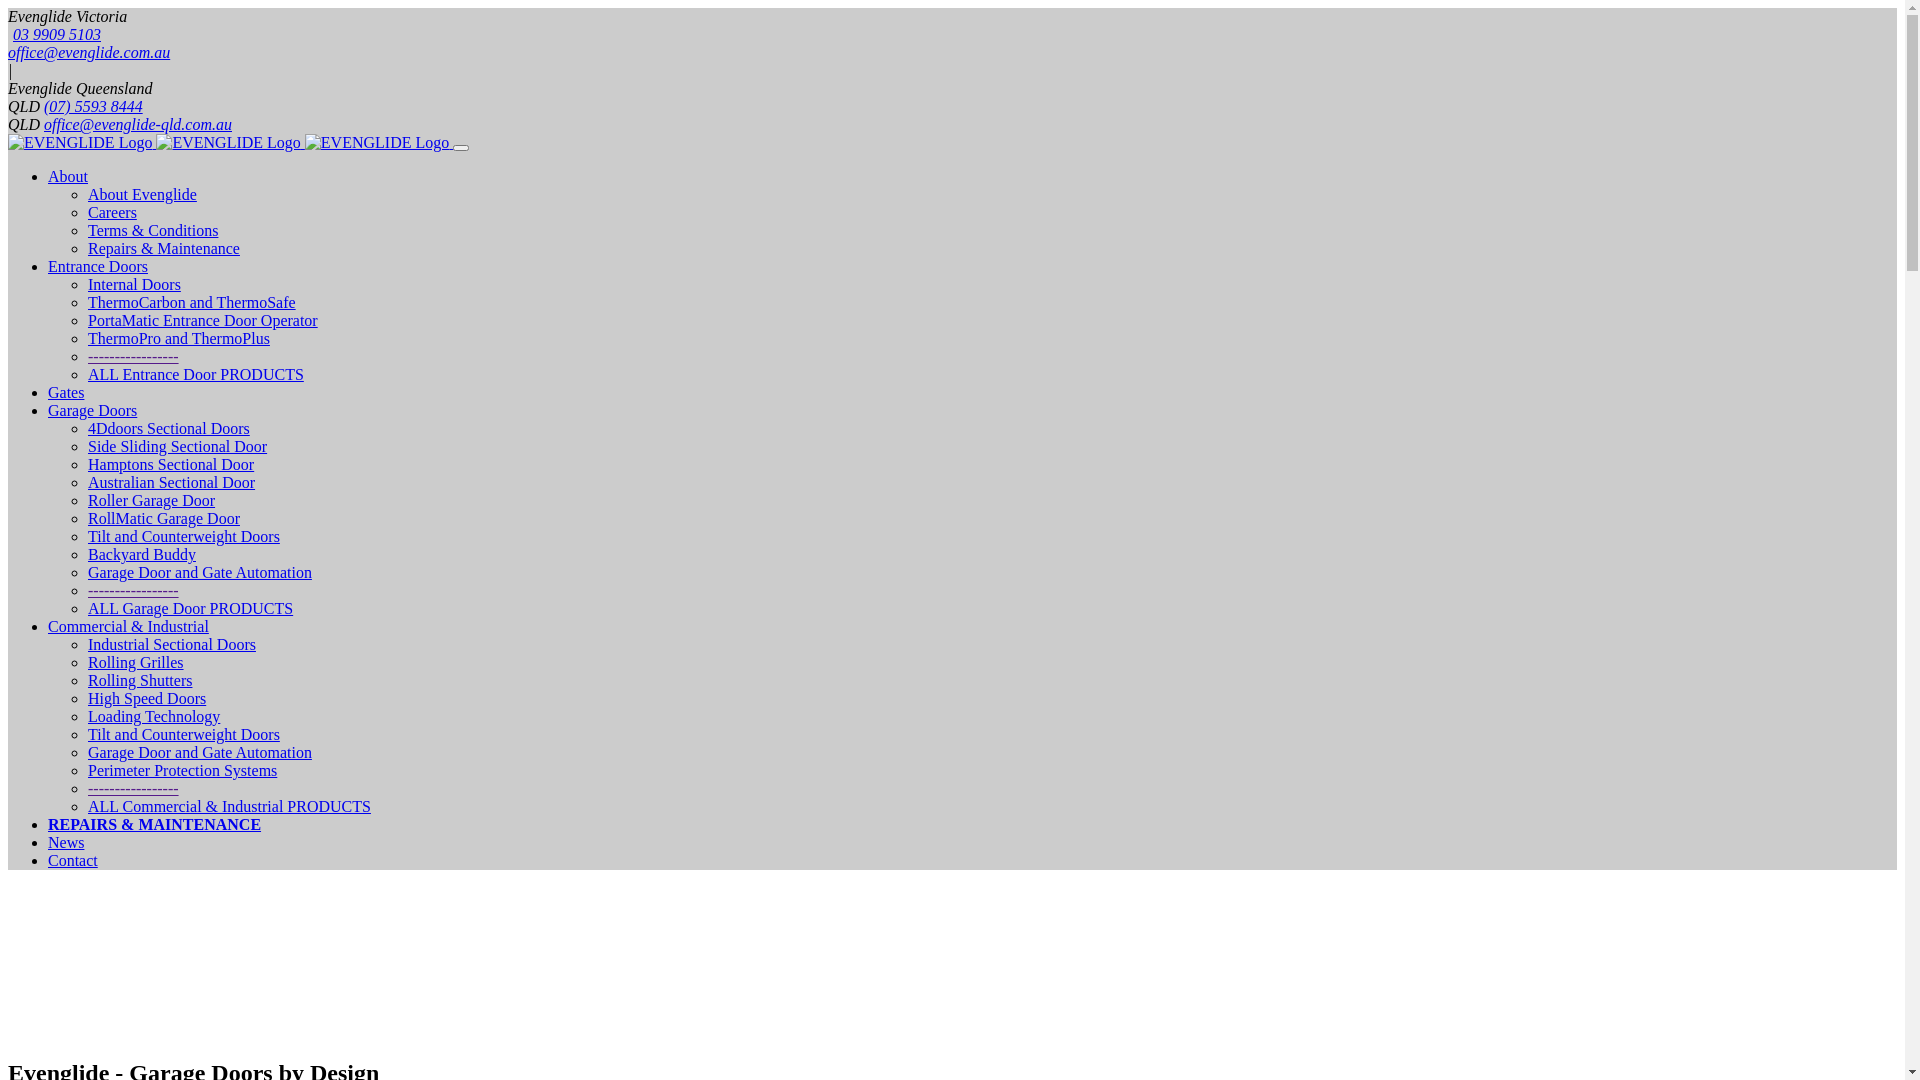 This screenshot has height=1080, width=1920. I want to click on 'Careers', so click(111, 212).